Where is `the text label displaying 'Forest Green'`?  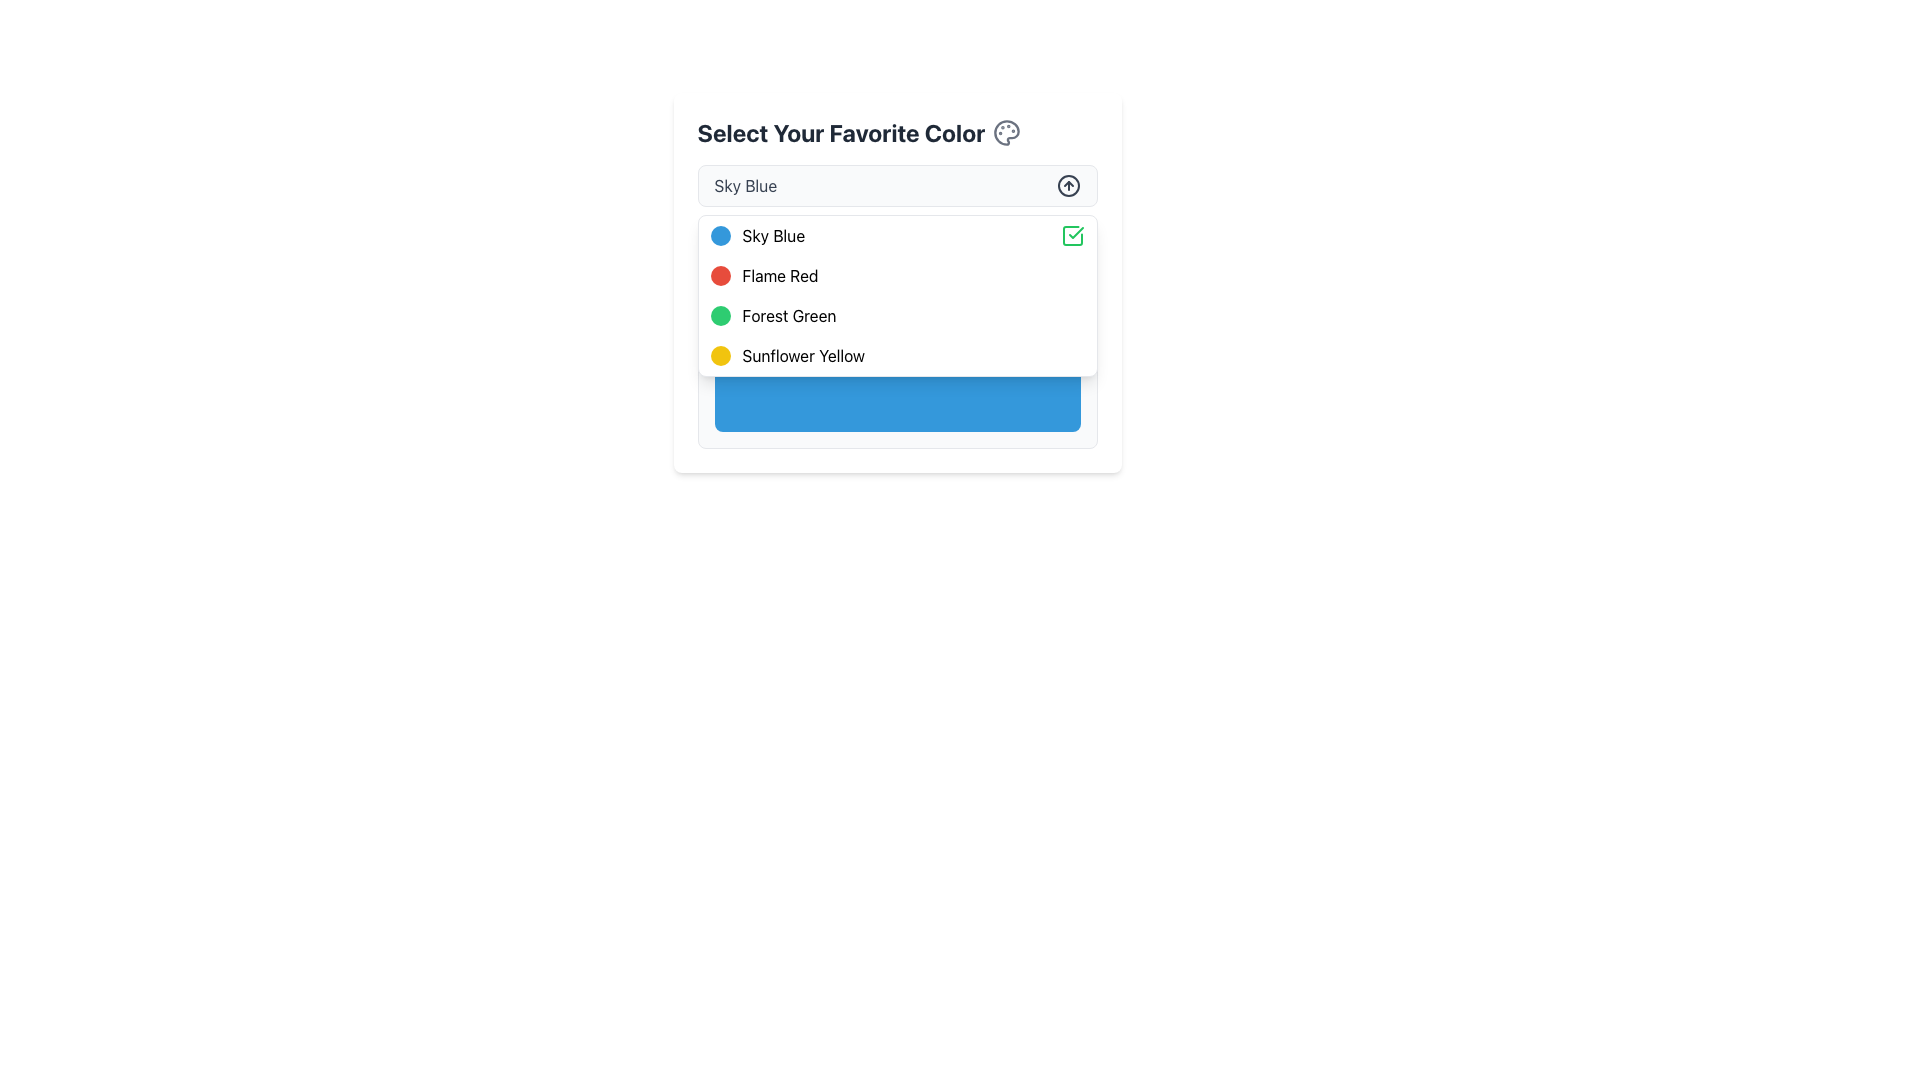 the text label displaying 'Forest Green' is located at coordinates (788, 315).